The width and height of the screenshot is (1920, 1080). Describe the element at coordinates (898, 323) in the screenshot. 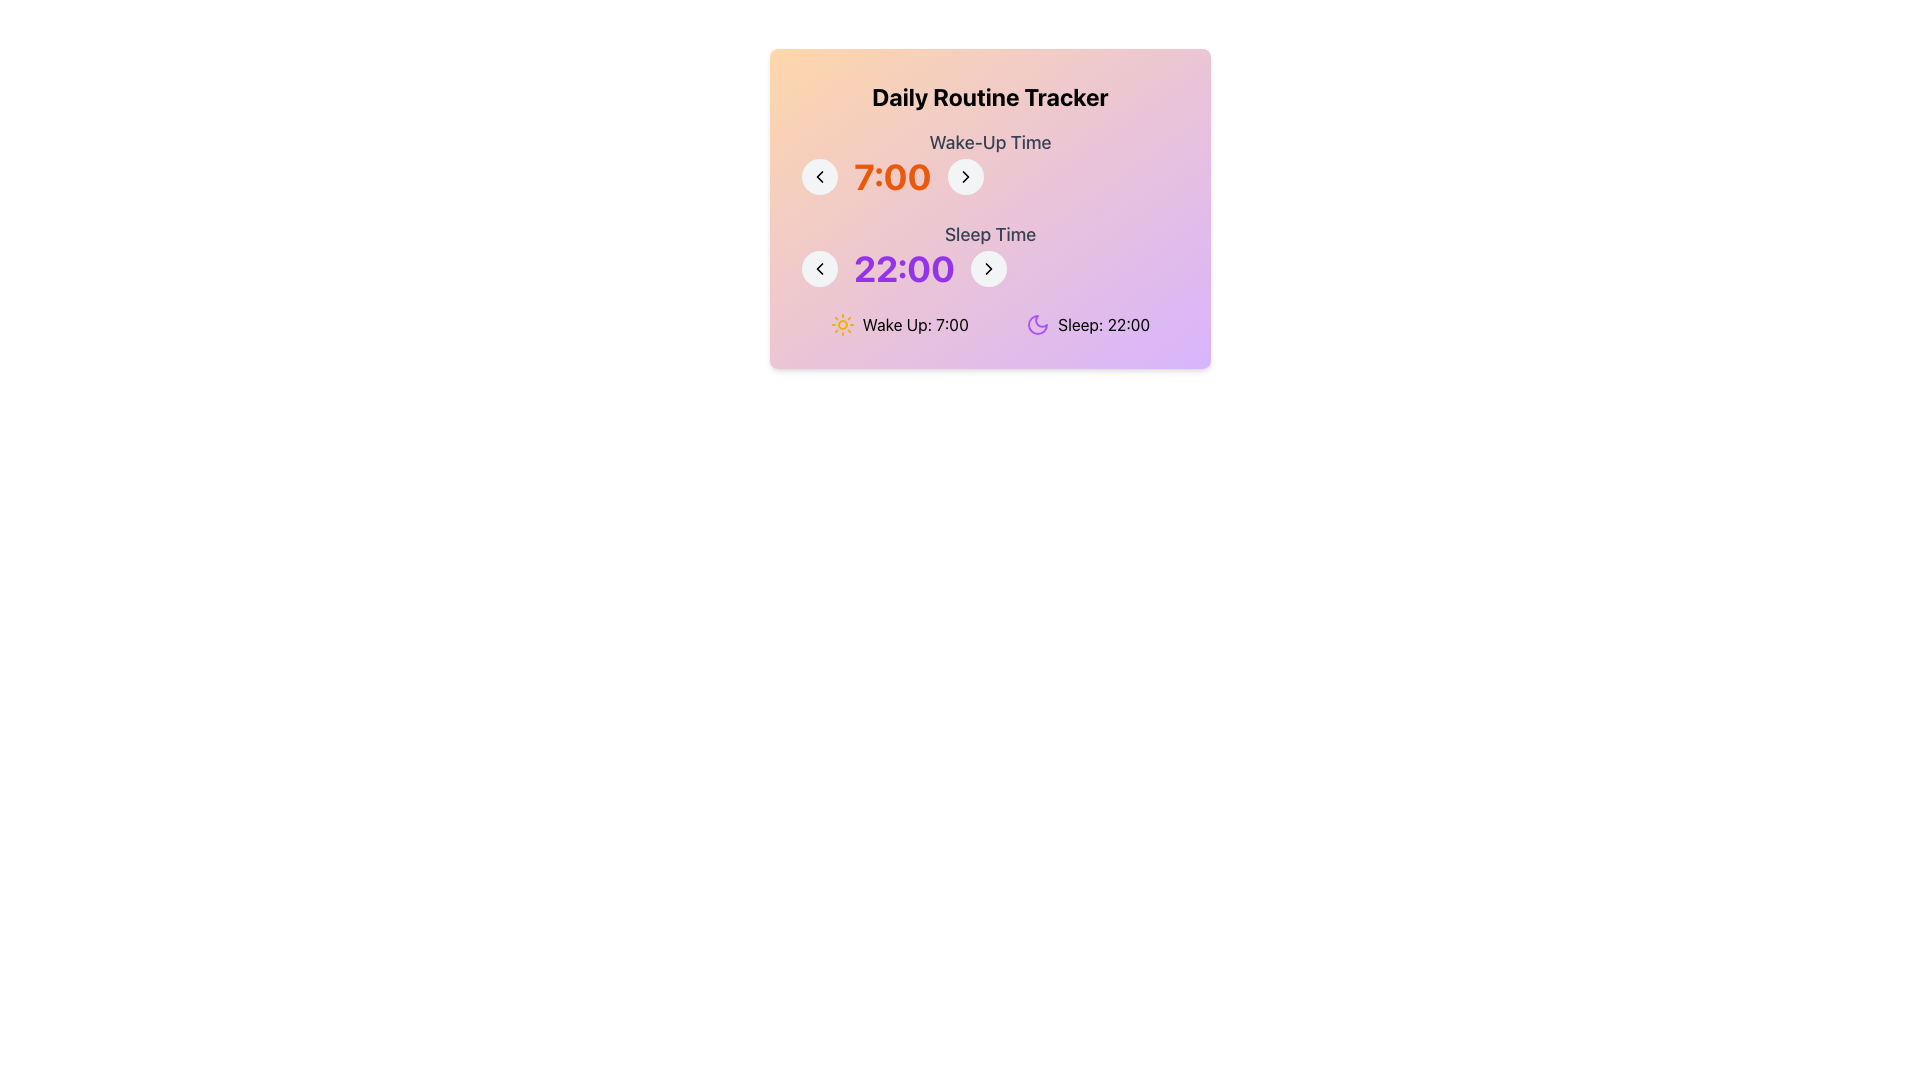

I see `the first Label with icon that displays the wake-up time, which is located below the 'Daily Routine Tracker' section and to the left of the 'Sleep: 22:00' element` at that location.